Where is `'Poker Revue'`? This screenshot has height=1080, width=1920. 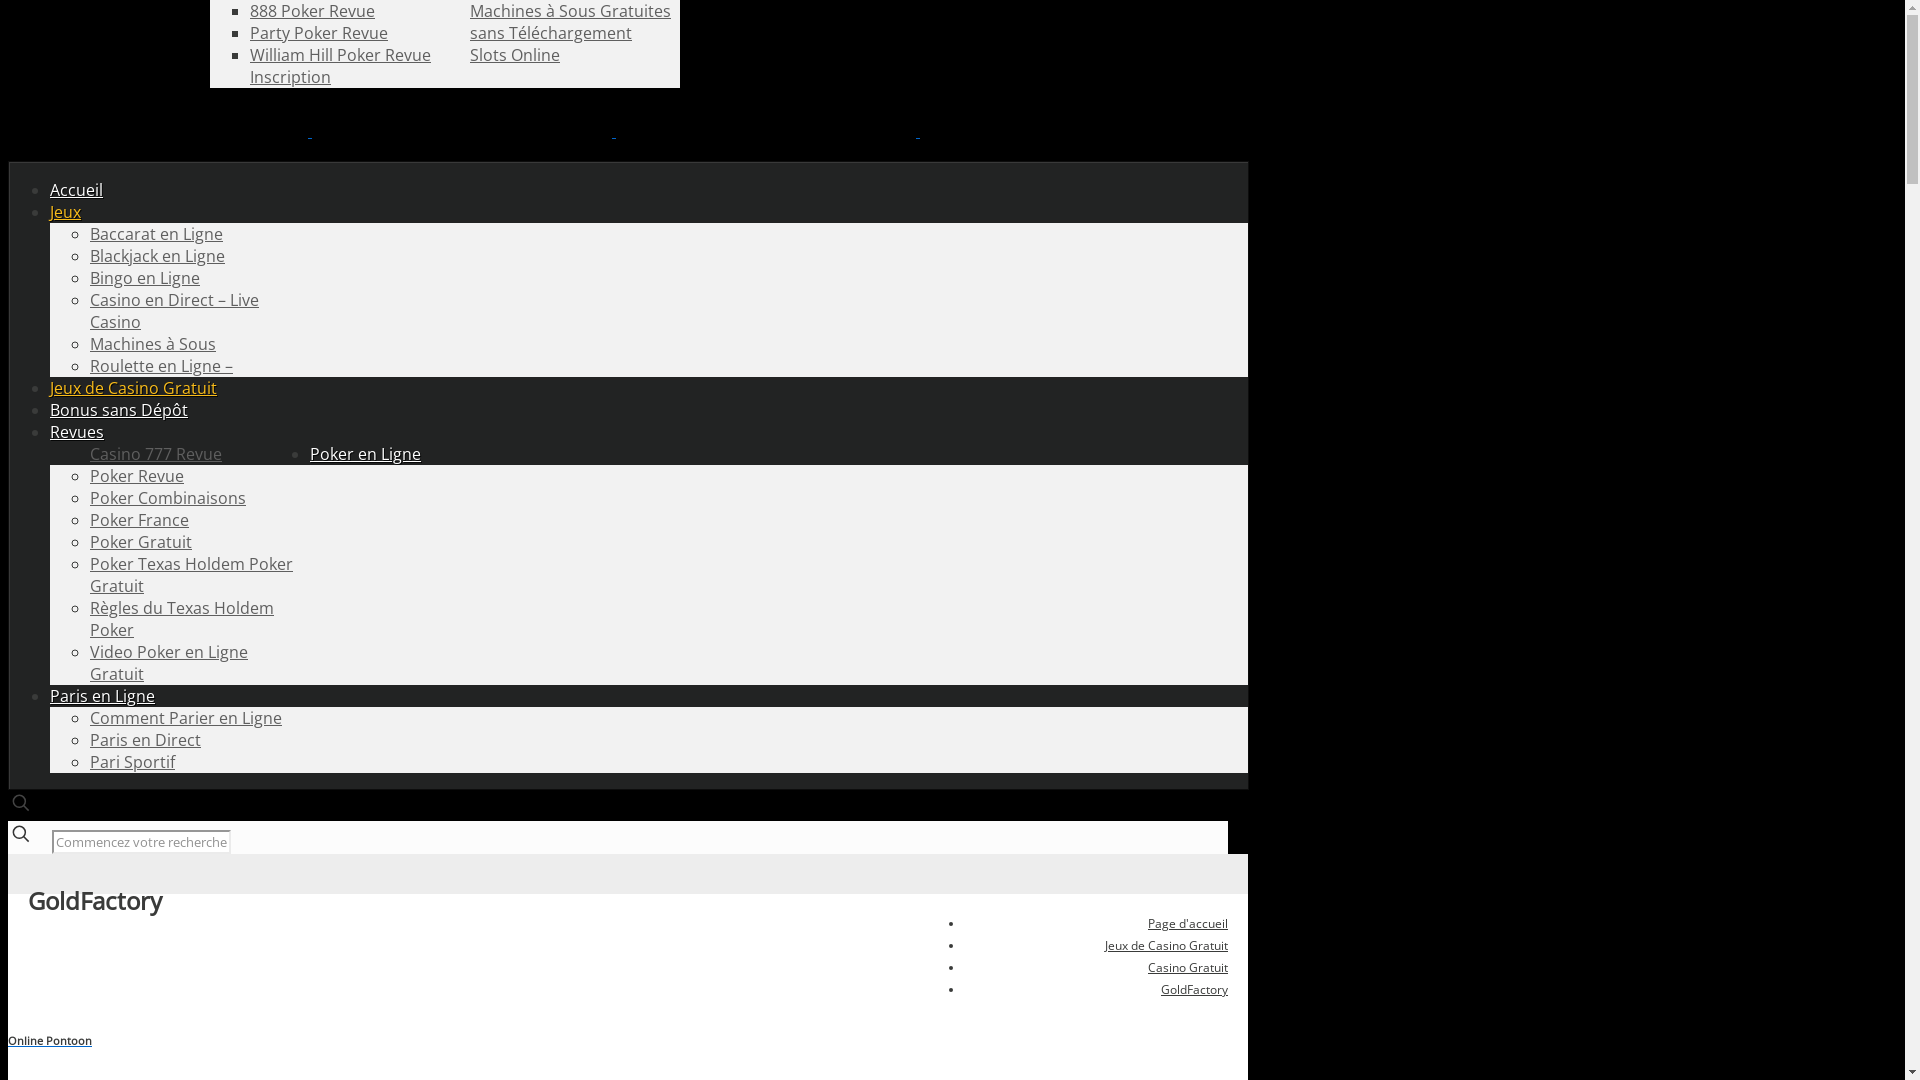 'Poker Revue' is located at coordinates (136, 475).